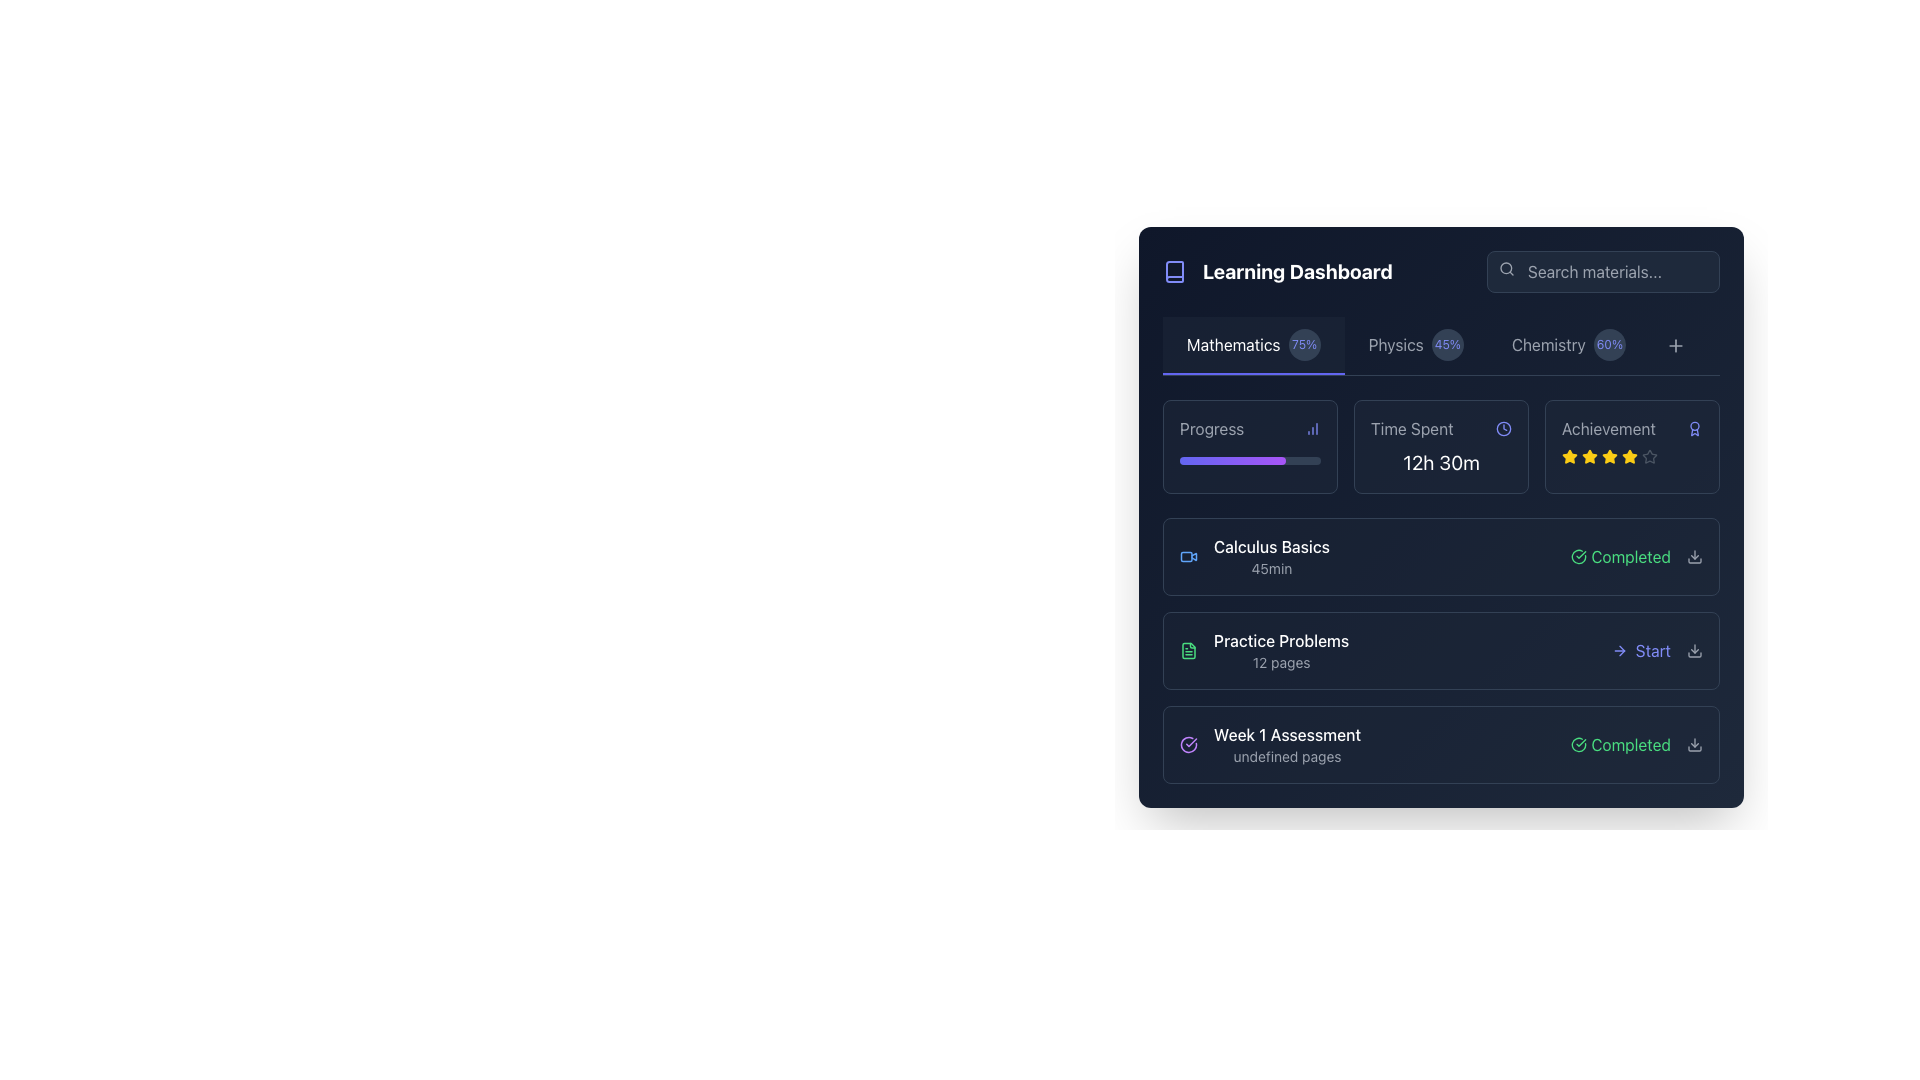 The height and width of the screenshot is (1080, 1920). I want to click on the small gray download icon, represented by a downward arrow over a horizontal line, located at the far-right end of the horizontal section containing the 'Start' button, so click(1693, 651).